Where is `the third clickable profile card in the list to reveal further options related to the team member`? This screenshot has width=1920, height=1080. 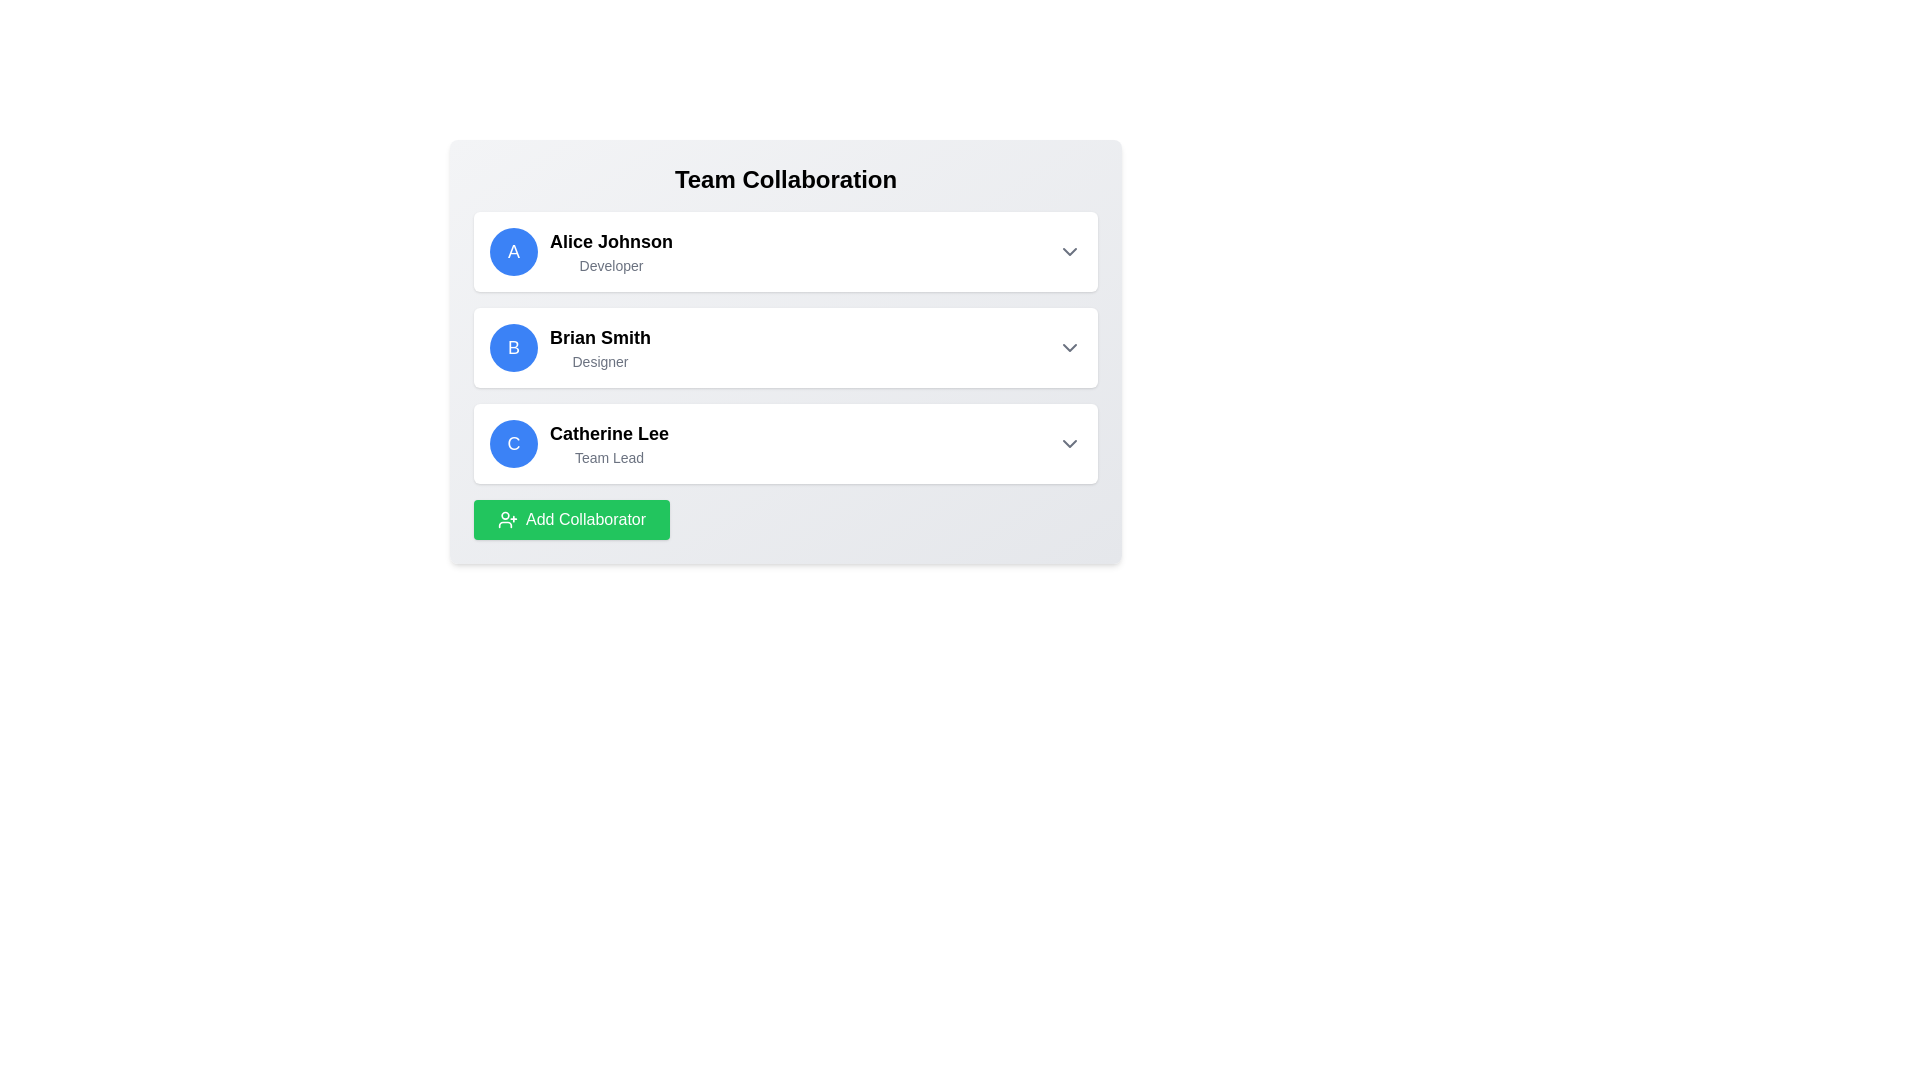
the third clickable profile card in the list to reveal further options related to the team member is located at coordinates (785, 442).